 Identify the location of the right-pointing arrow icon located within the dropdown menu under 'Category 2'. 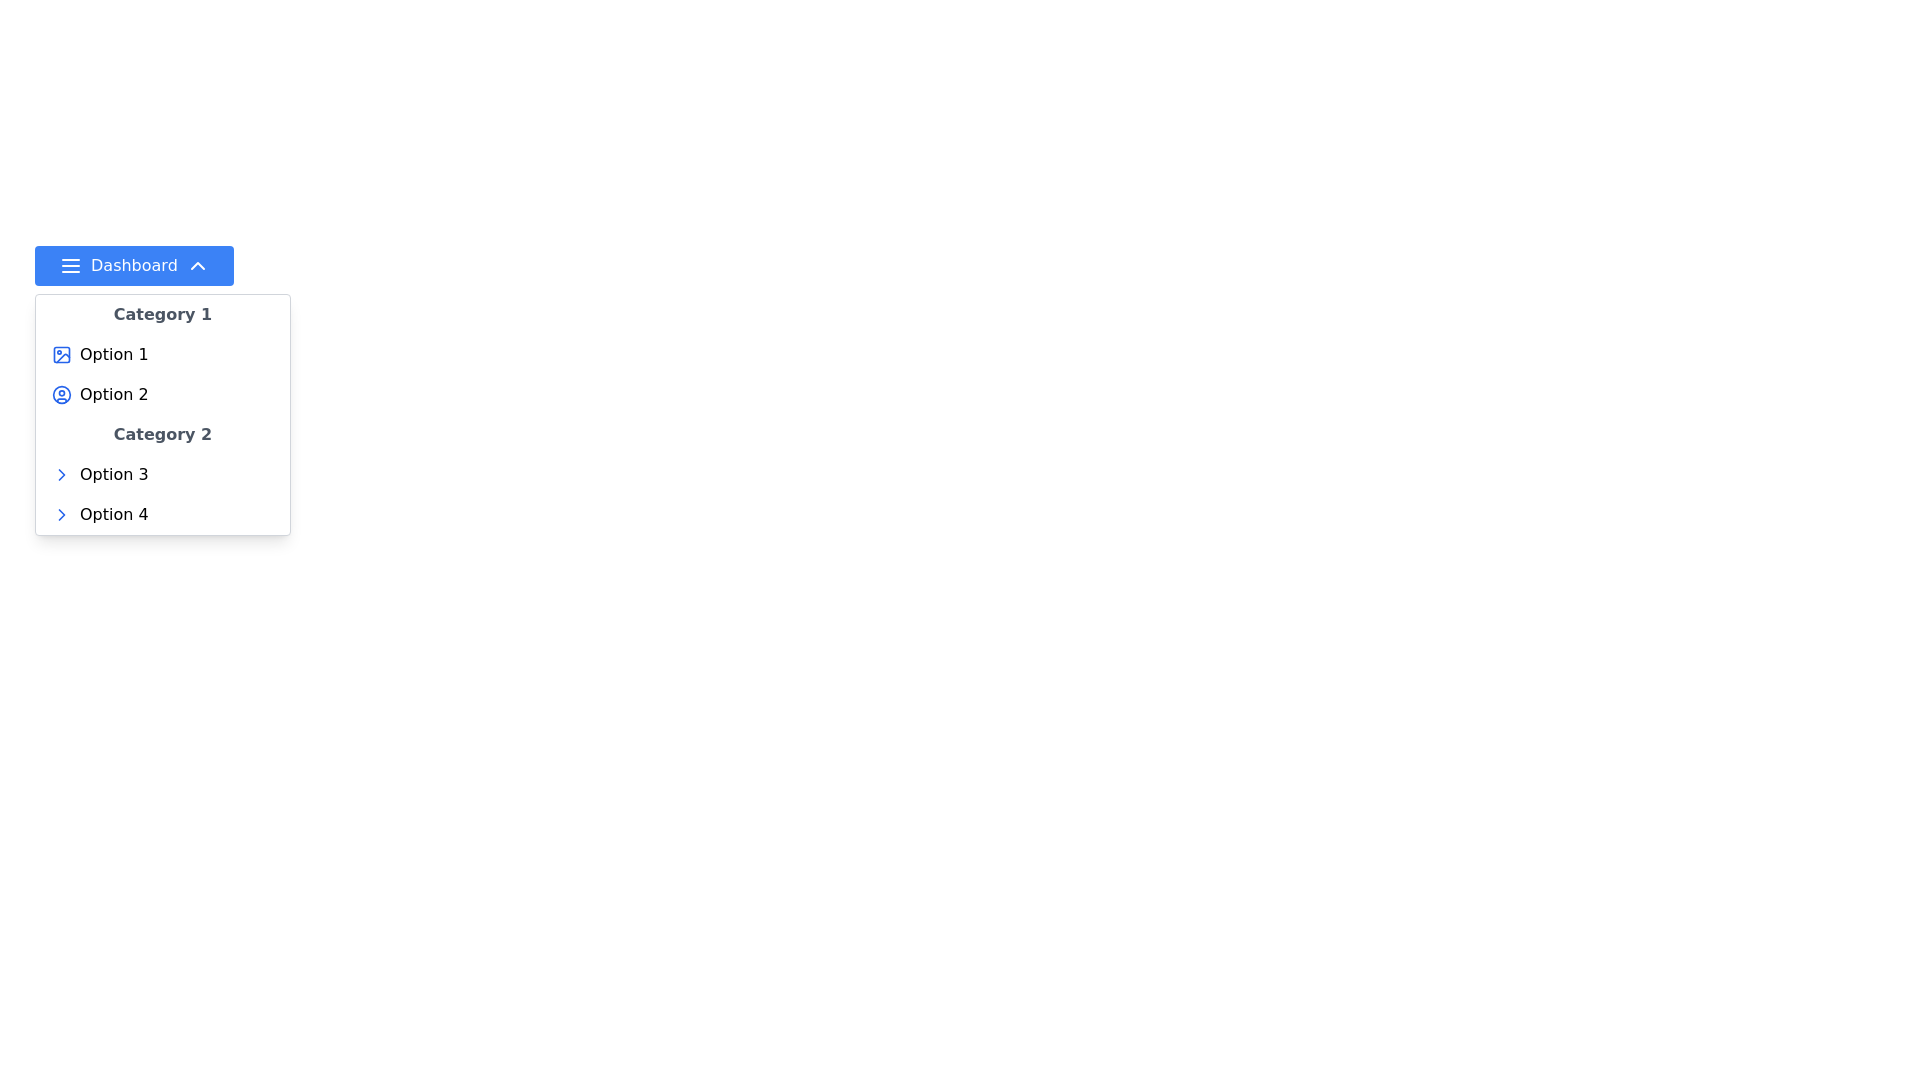
(62, 474).